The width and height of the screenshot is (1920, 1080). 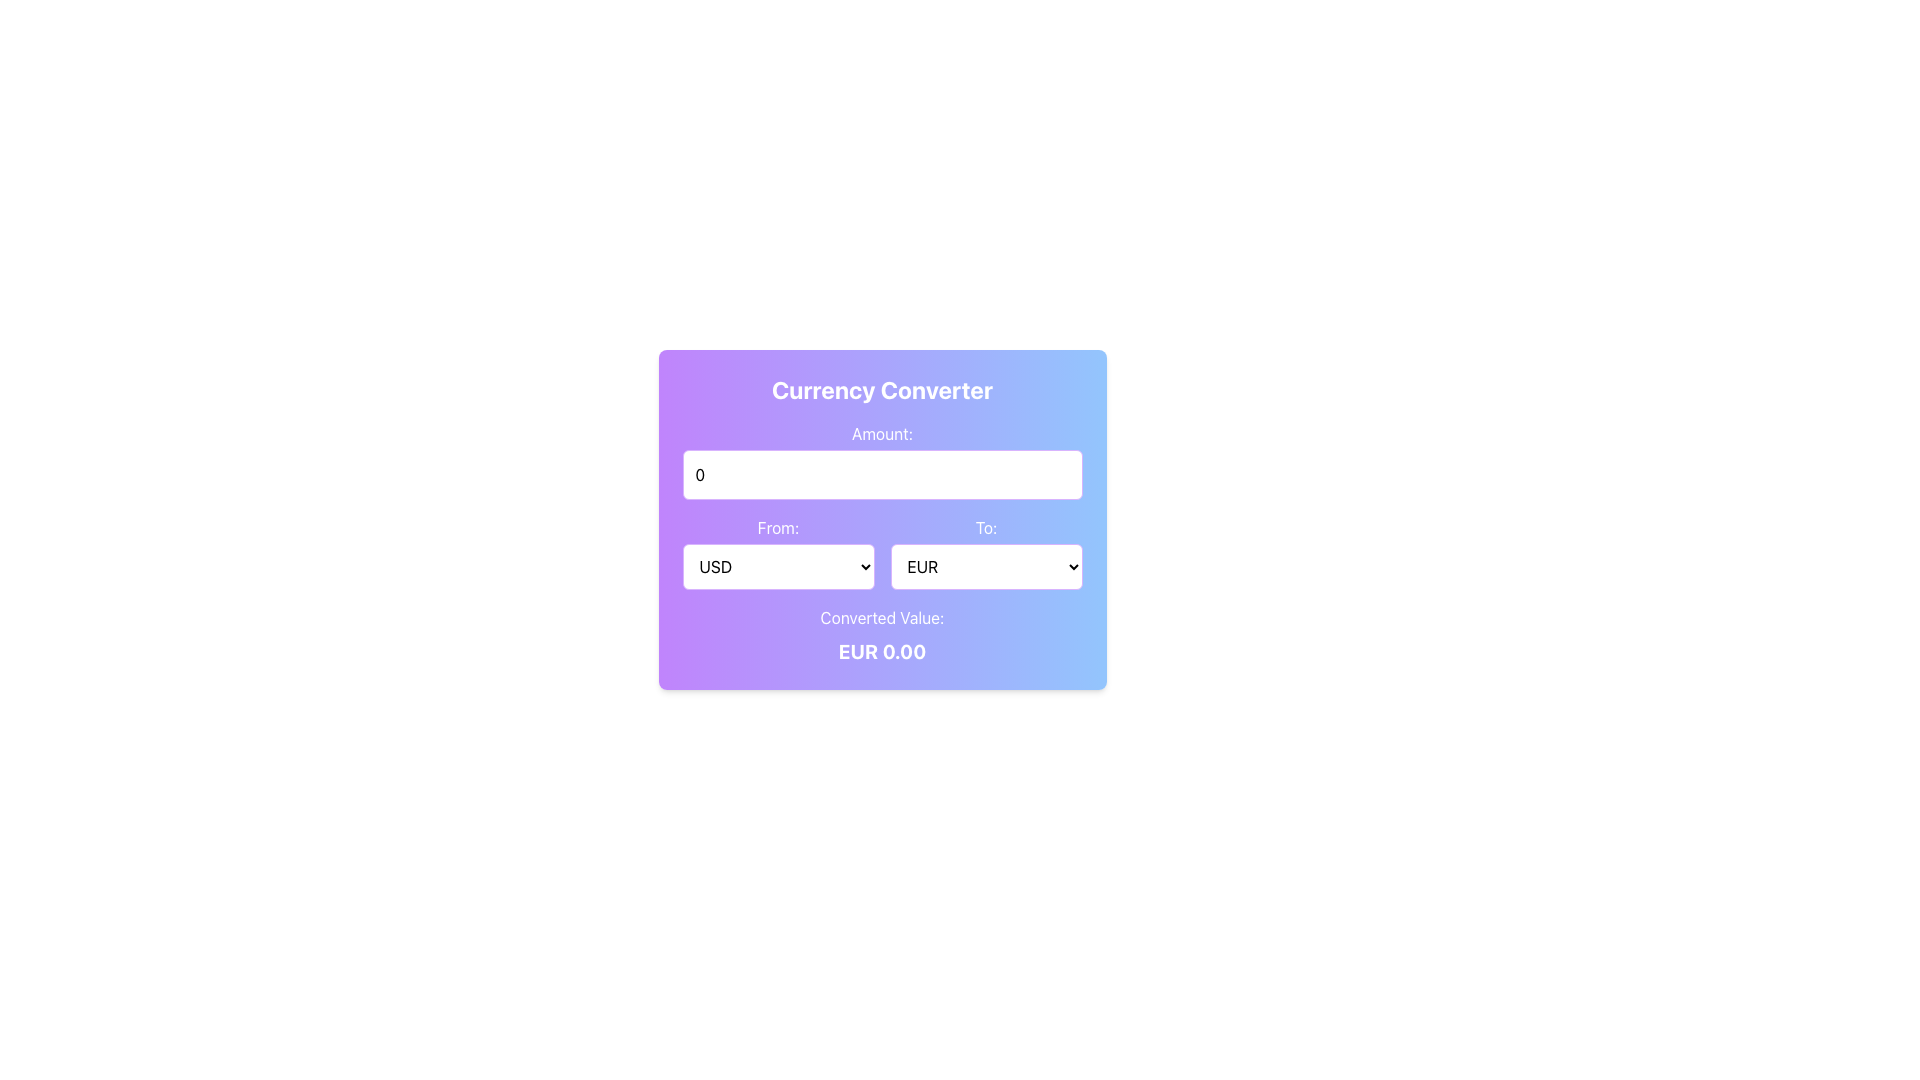 What do you see at coordinates (777, 567) in the screenshot?
I see `the rounded rectangular dropdown menu displaying 'USD'` at bounding box center [777, 567].